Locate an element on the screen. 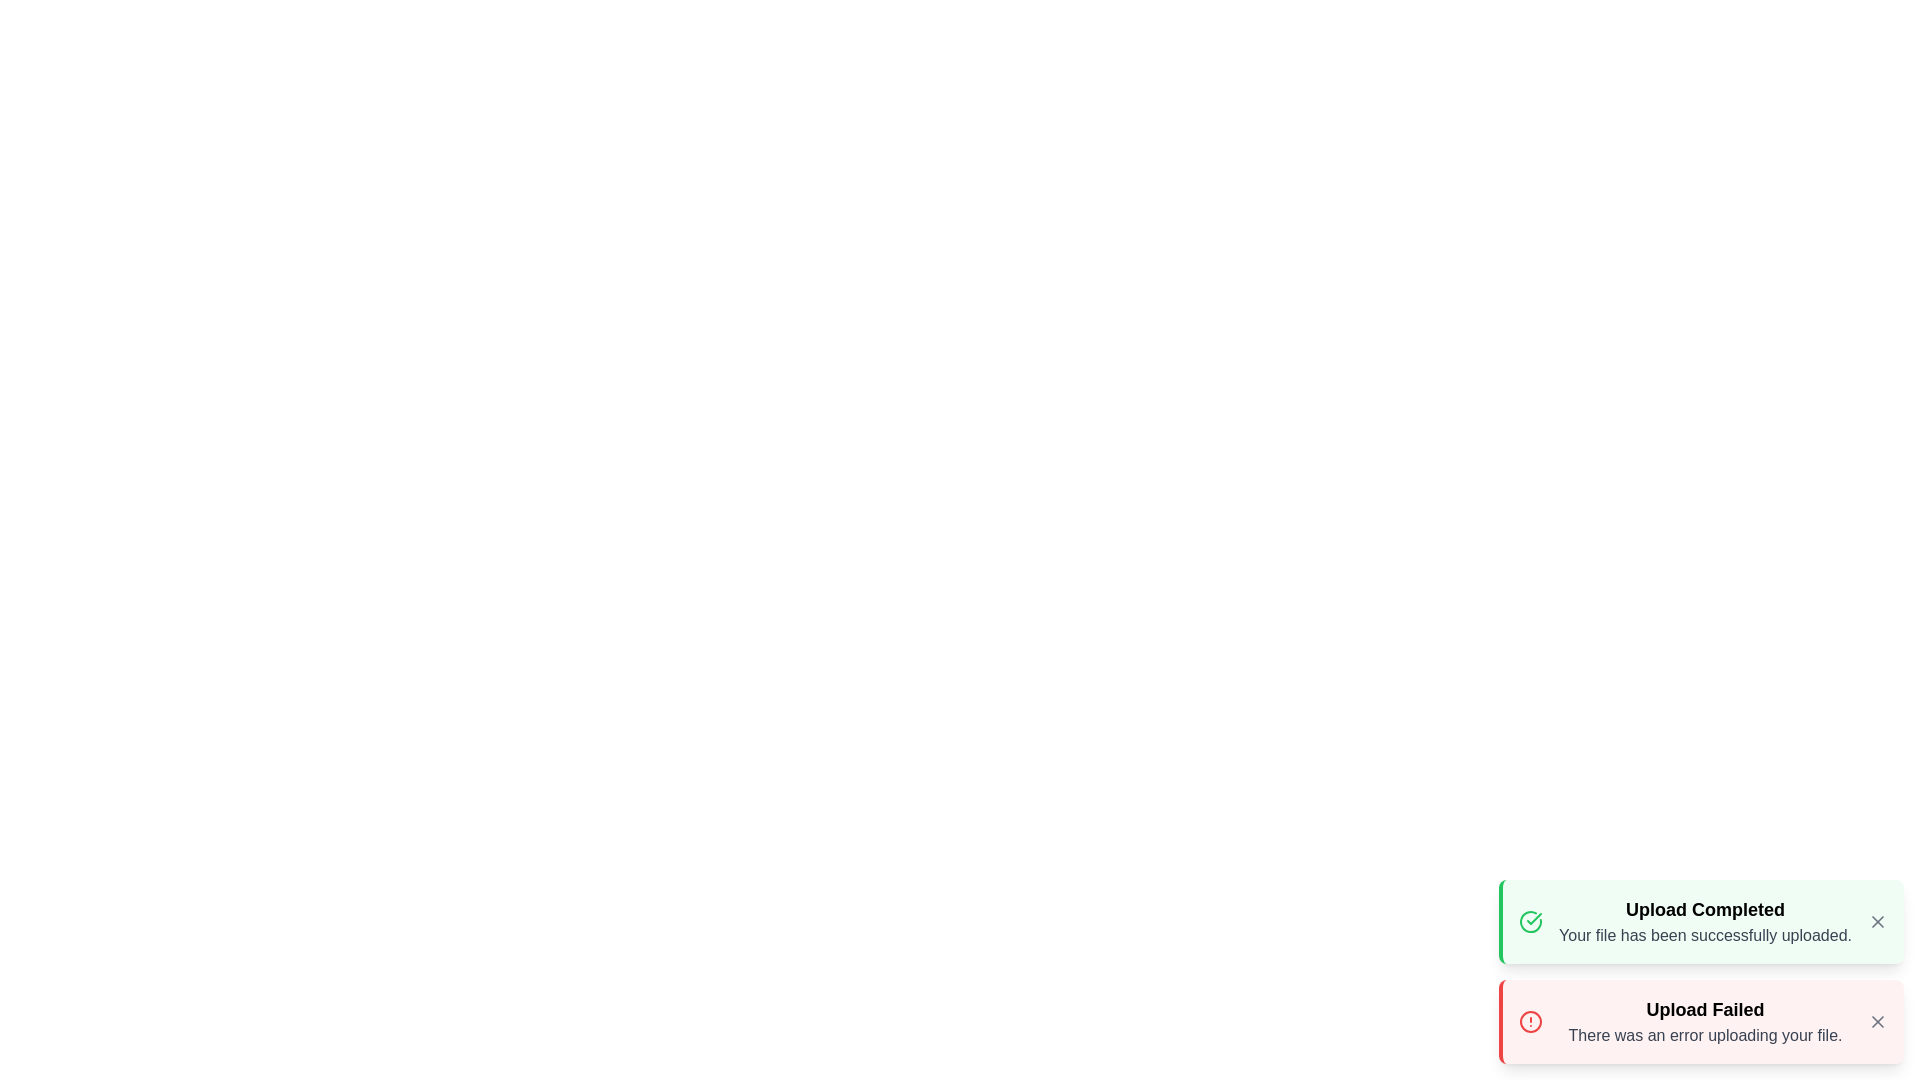 Image resolution: width=1920 pixels, height=1080 pixels. the error alert icon located at the top-left corner of the 'Upload Failed' message box, outlined in red is located at coordinates (1530, 1022).